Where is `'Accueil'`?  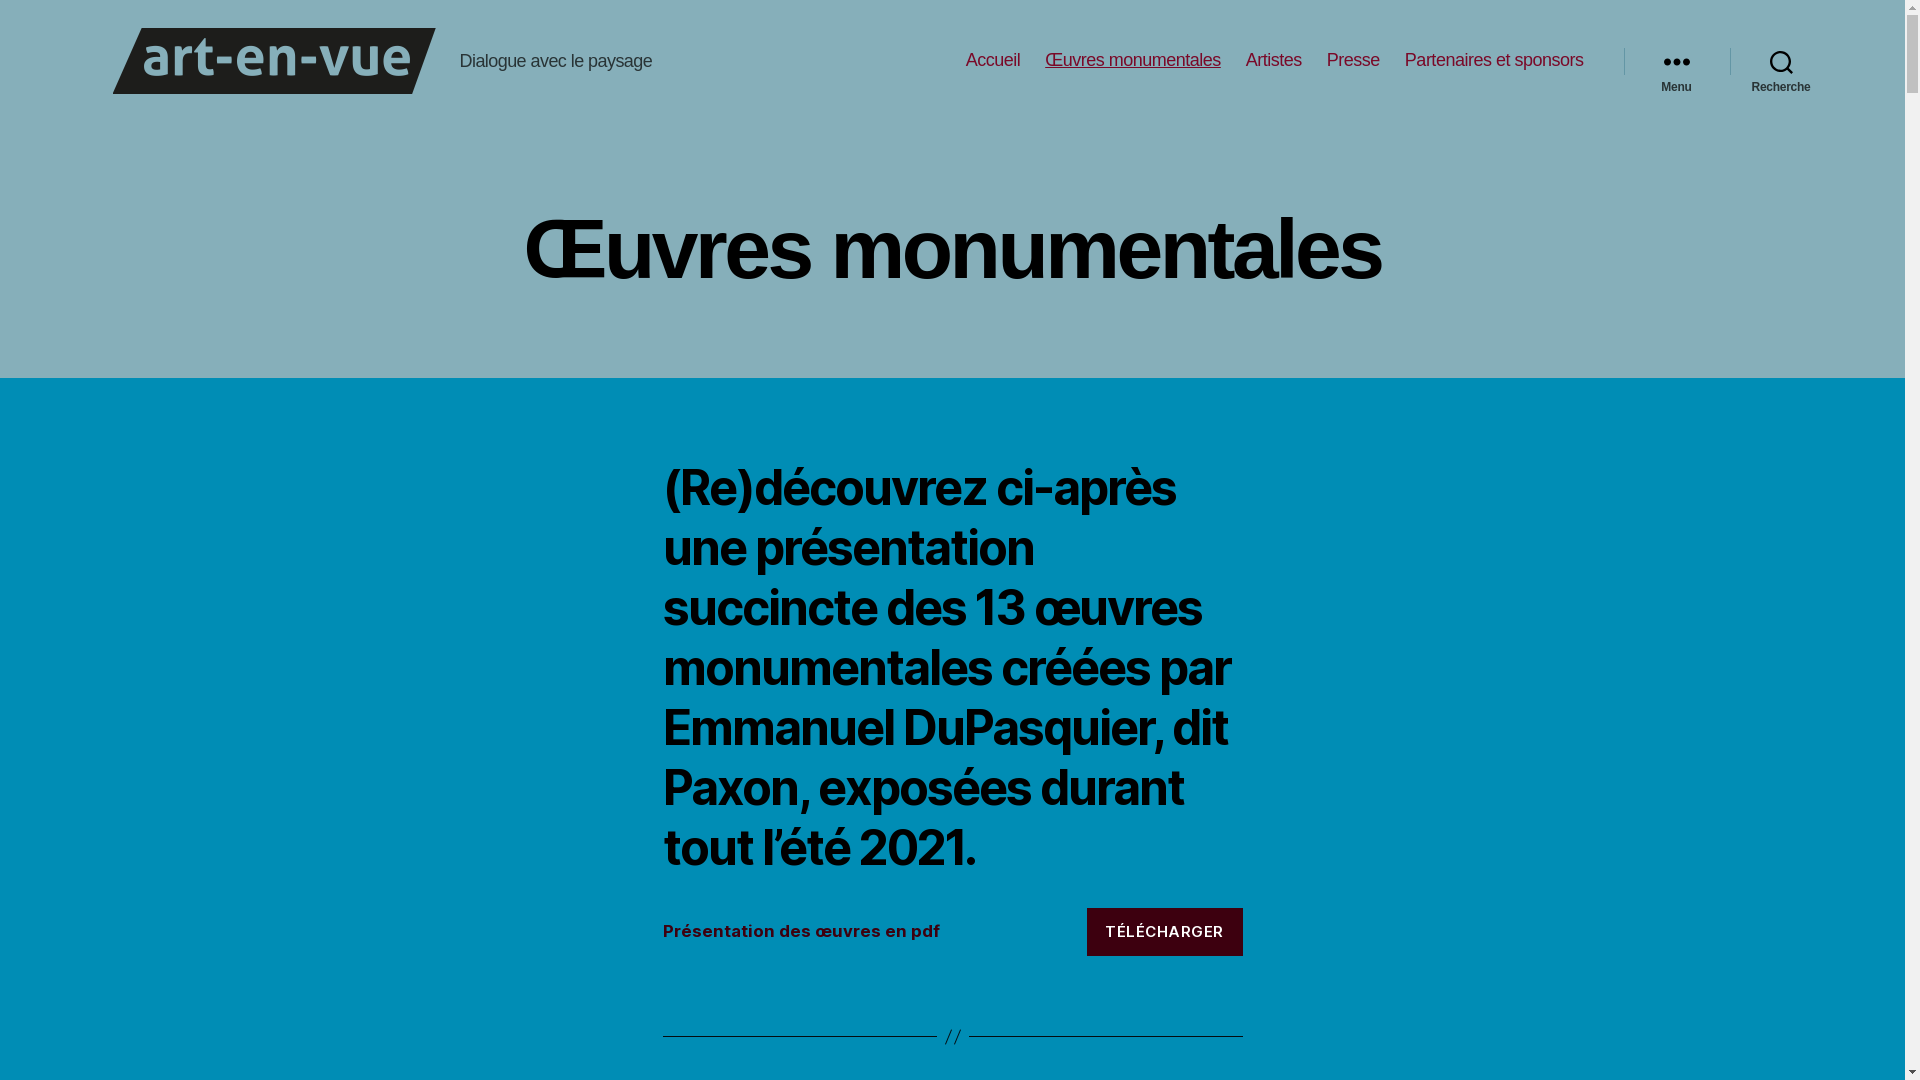
'Accueil' is located at coordinates (993, 60).